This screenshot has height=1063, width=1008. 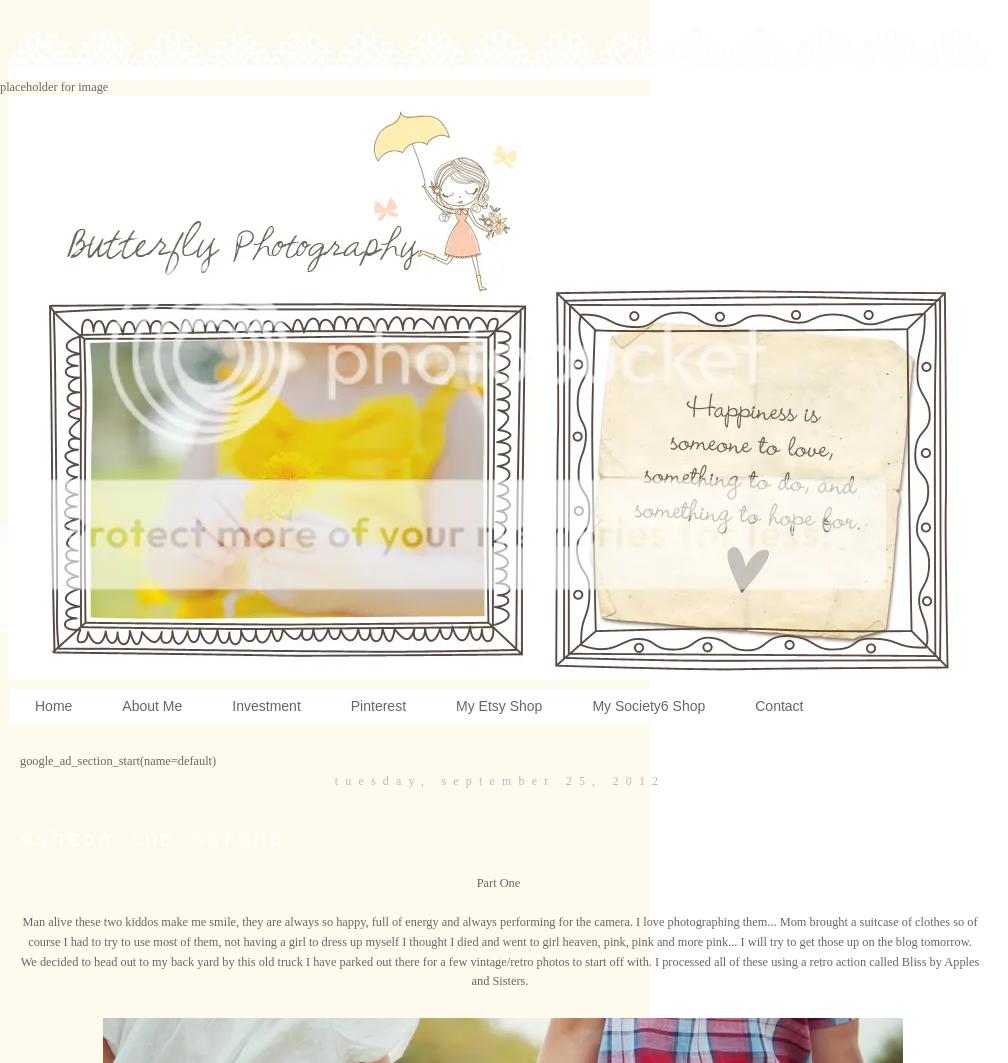 I want to click on 'My Society6 Shop', so click(x=648, y=705).